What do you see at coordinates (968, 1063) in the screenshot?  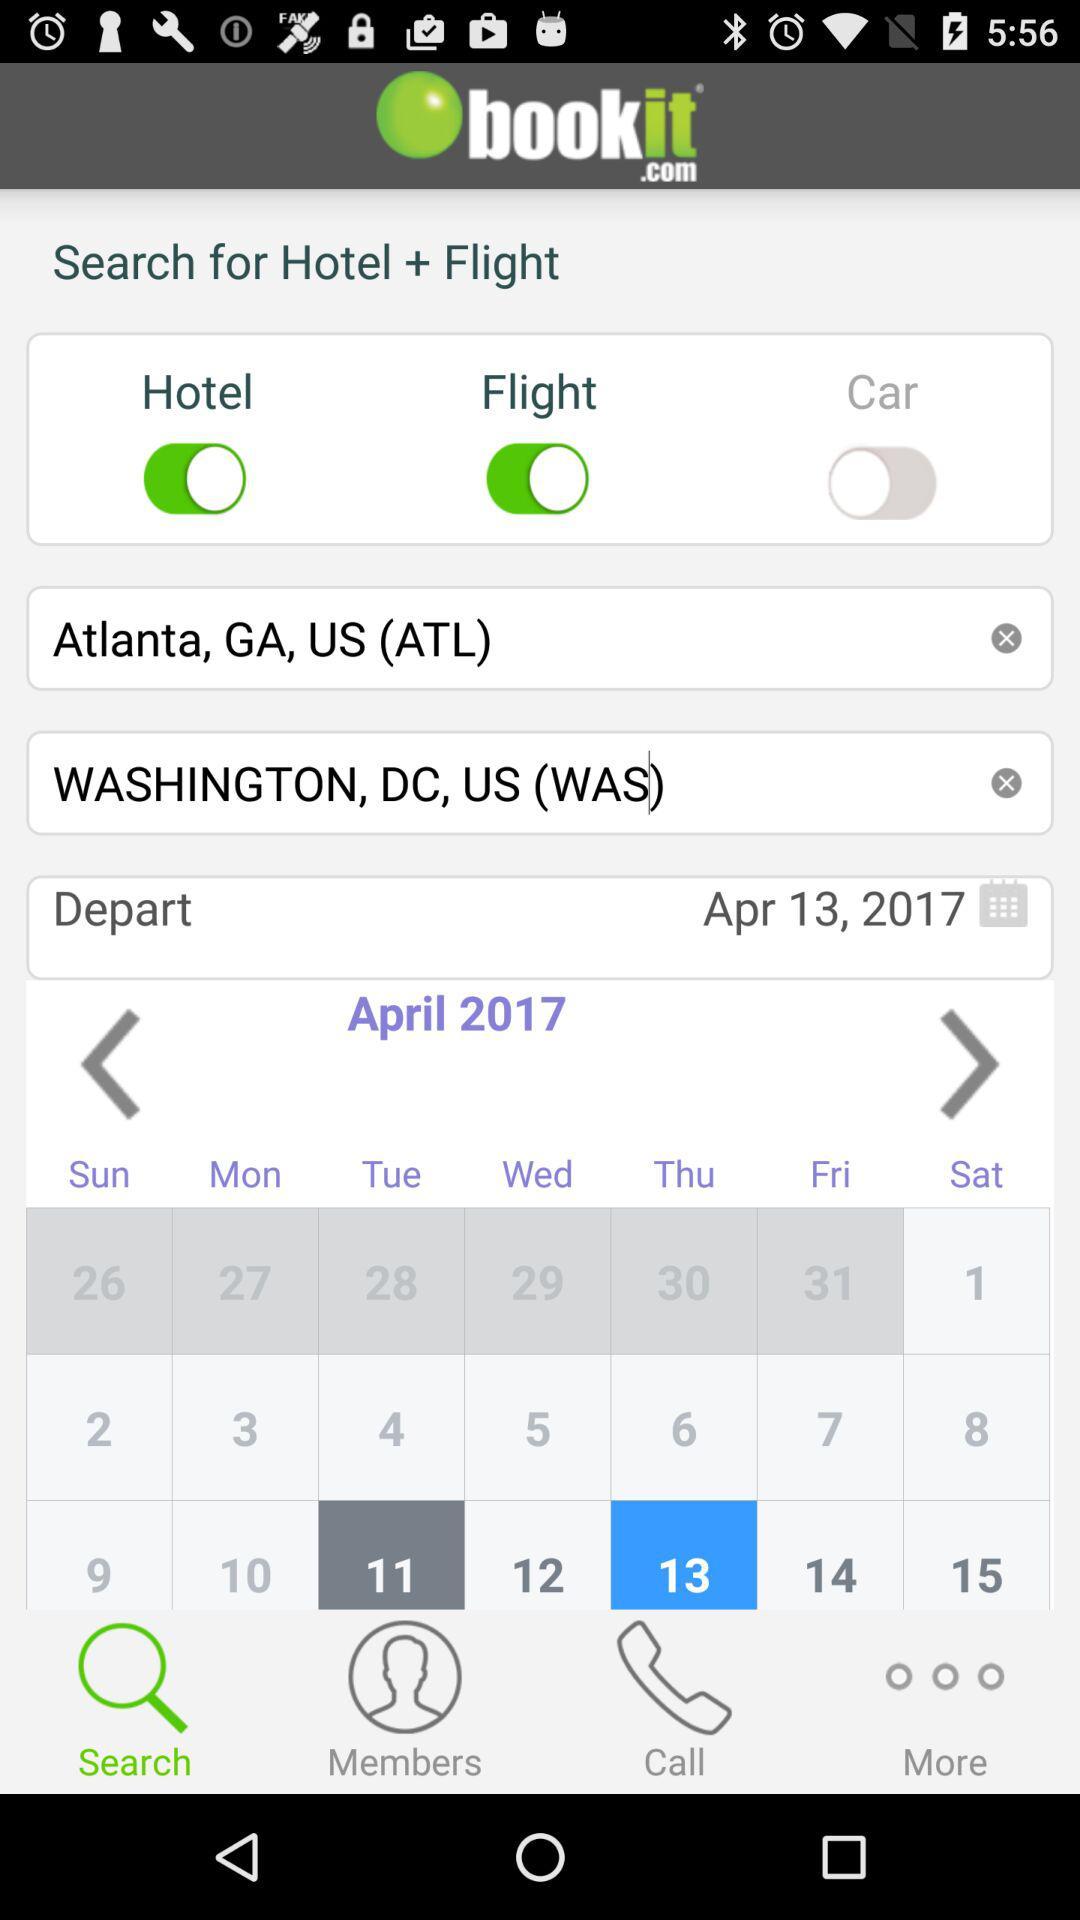 I see `app above fri item` at bounding box center [968, 1063].